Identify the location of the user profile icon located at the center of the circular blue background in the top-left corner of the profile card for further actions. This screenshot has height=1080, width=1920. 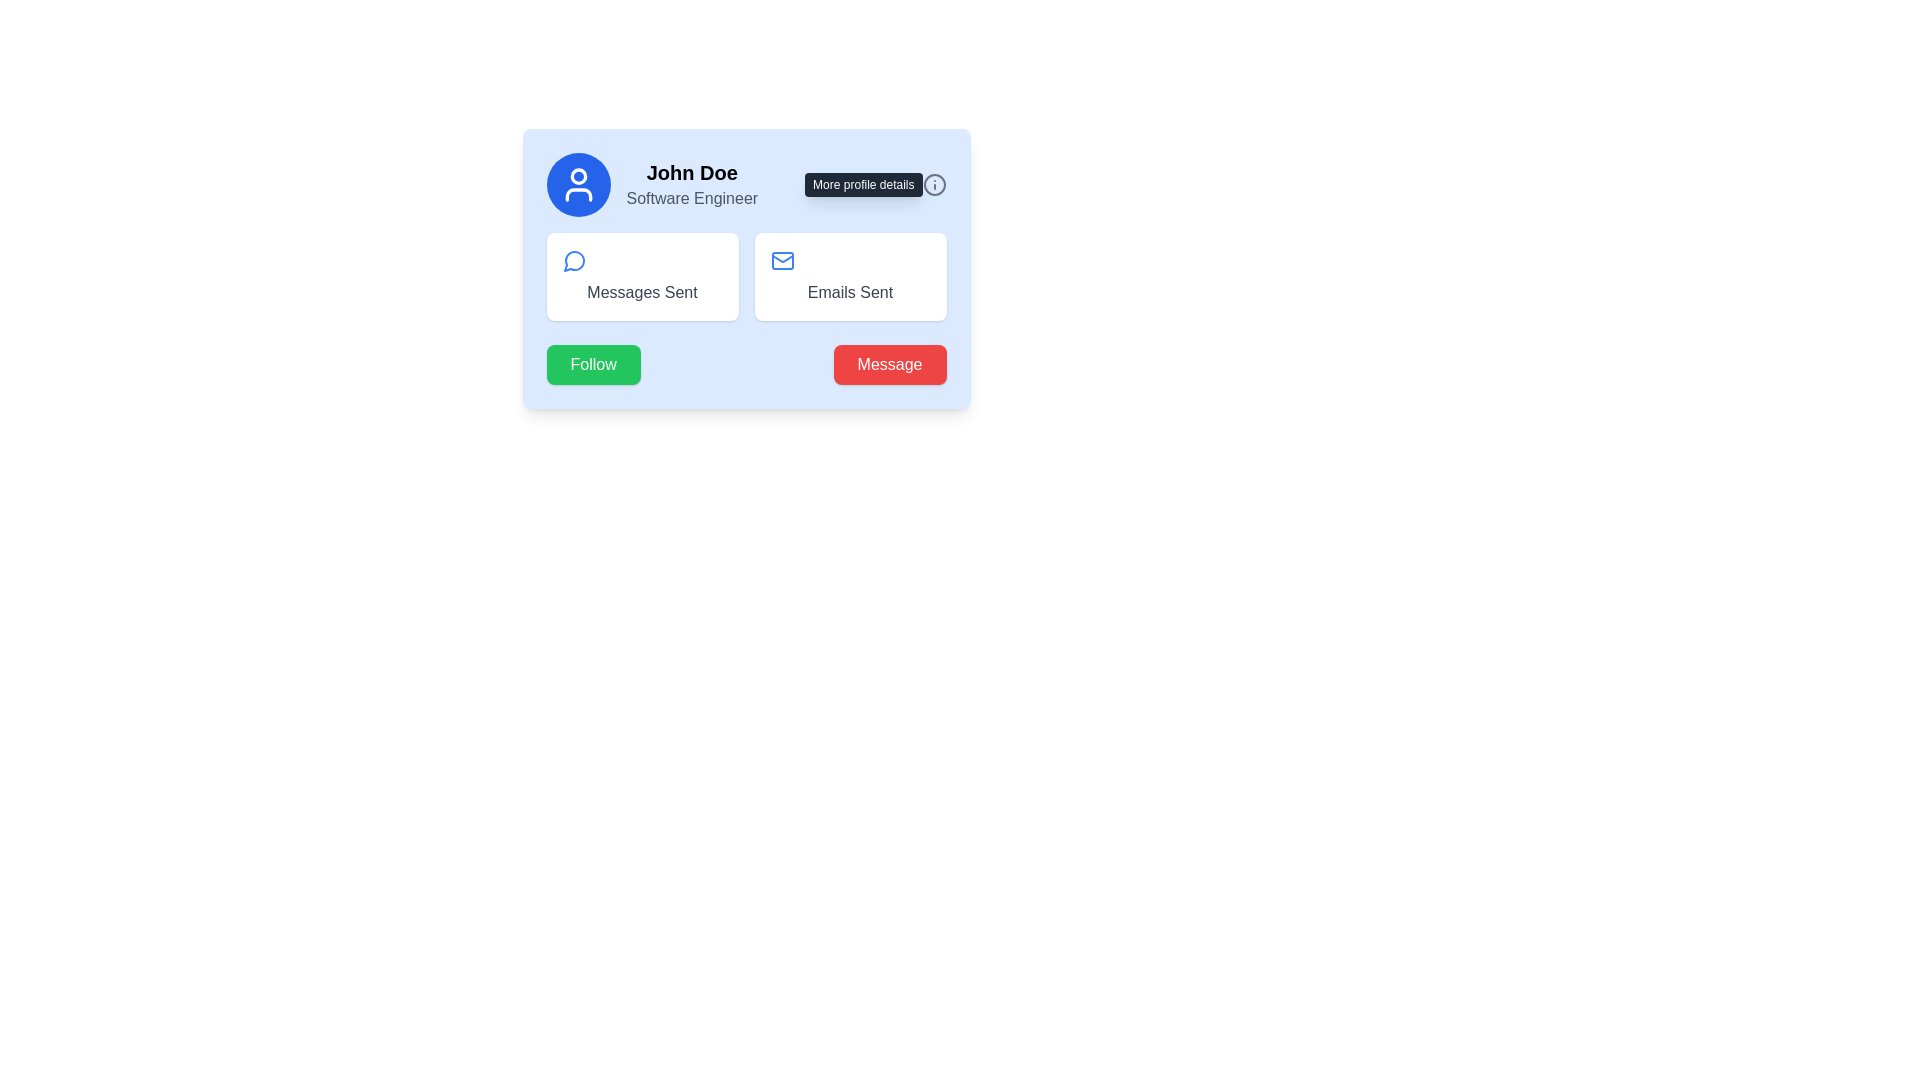
(577, 185).